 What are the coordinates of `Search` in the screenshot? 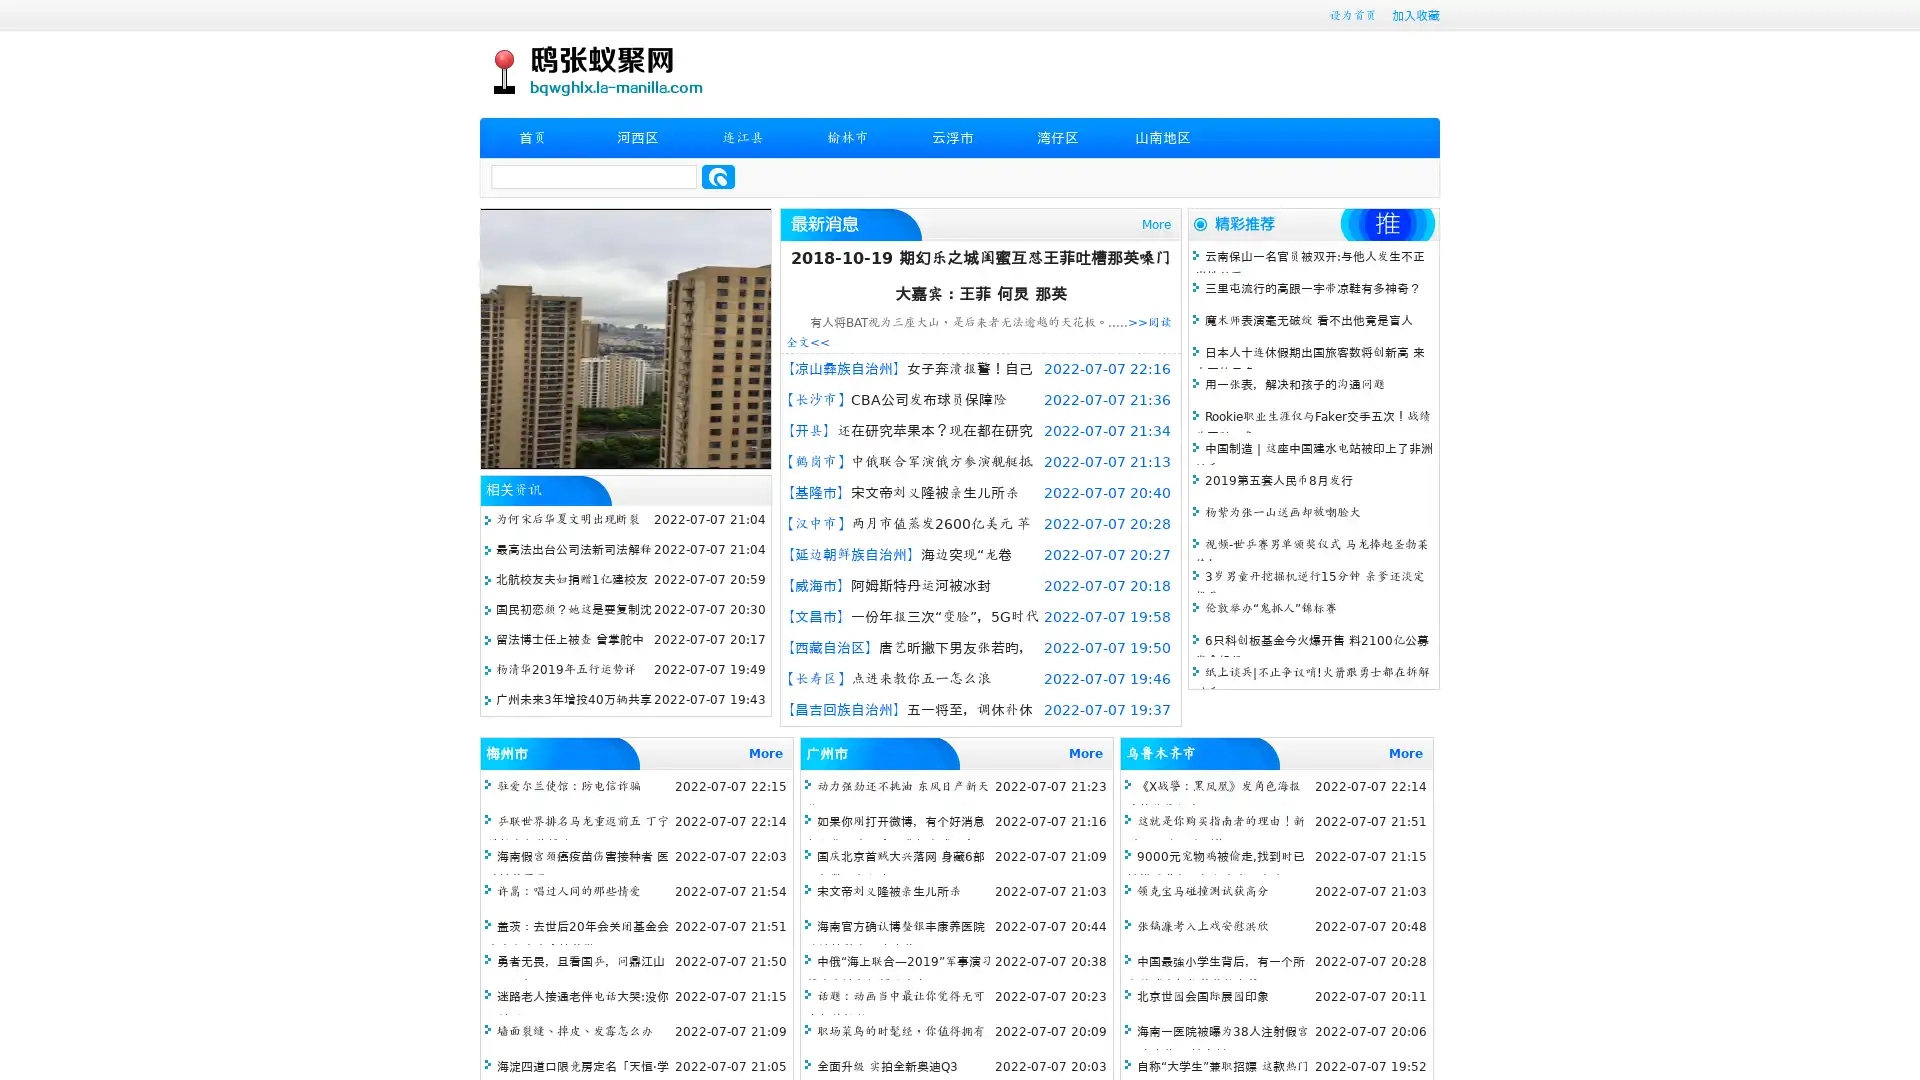 It's located at (718, 176).